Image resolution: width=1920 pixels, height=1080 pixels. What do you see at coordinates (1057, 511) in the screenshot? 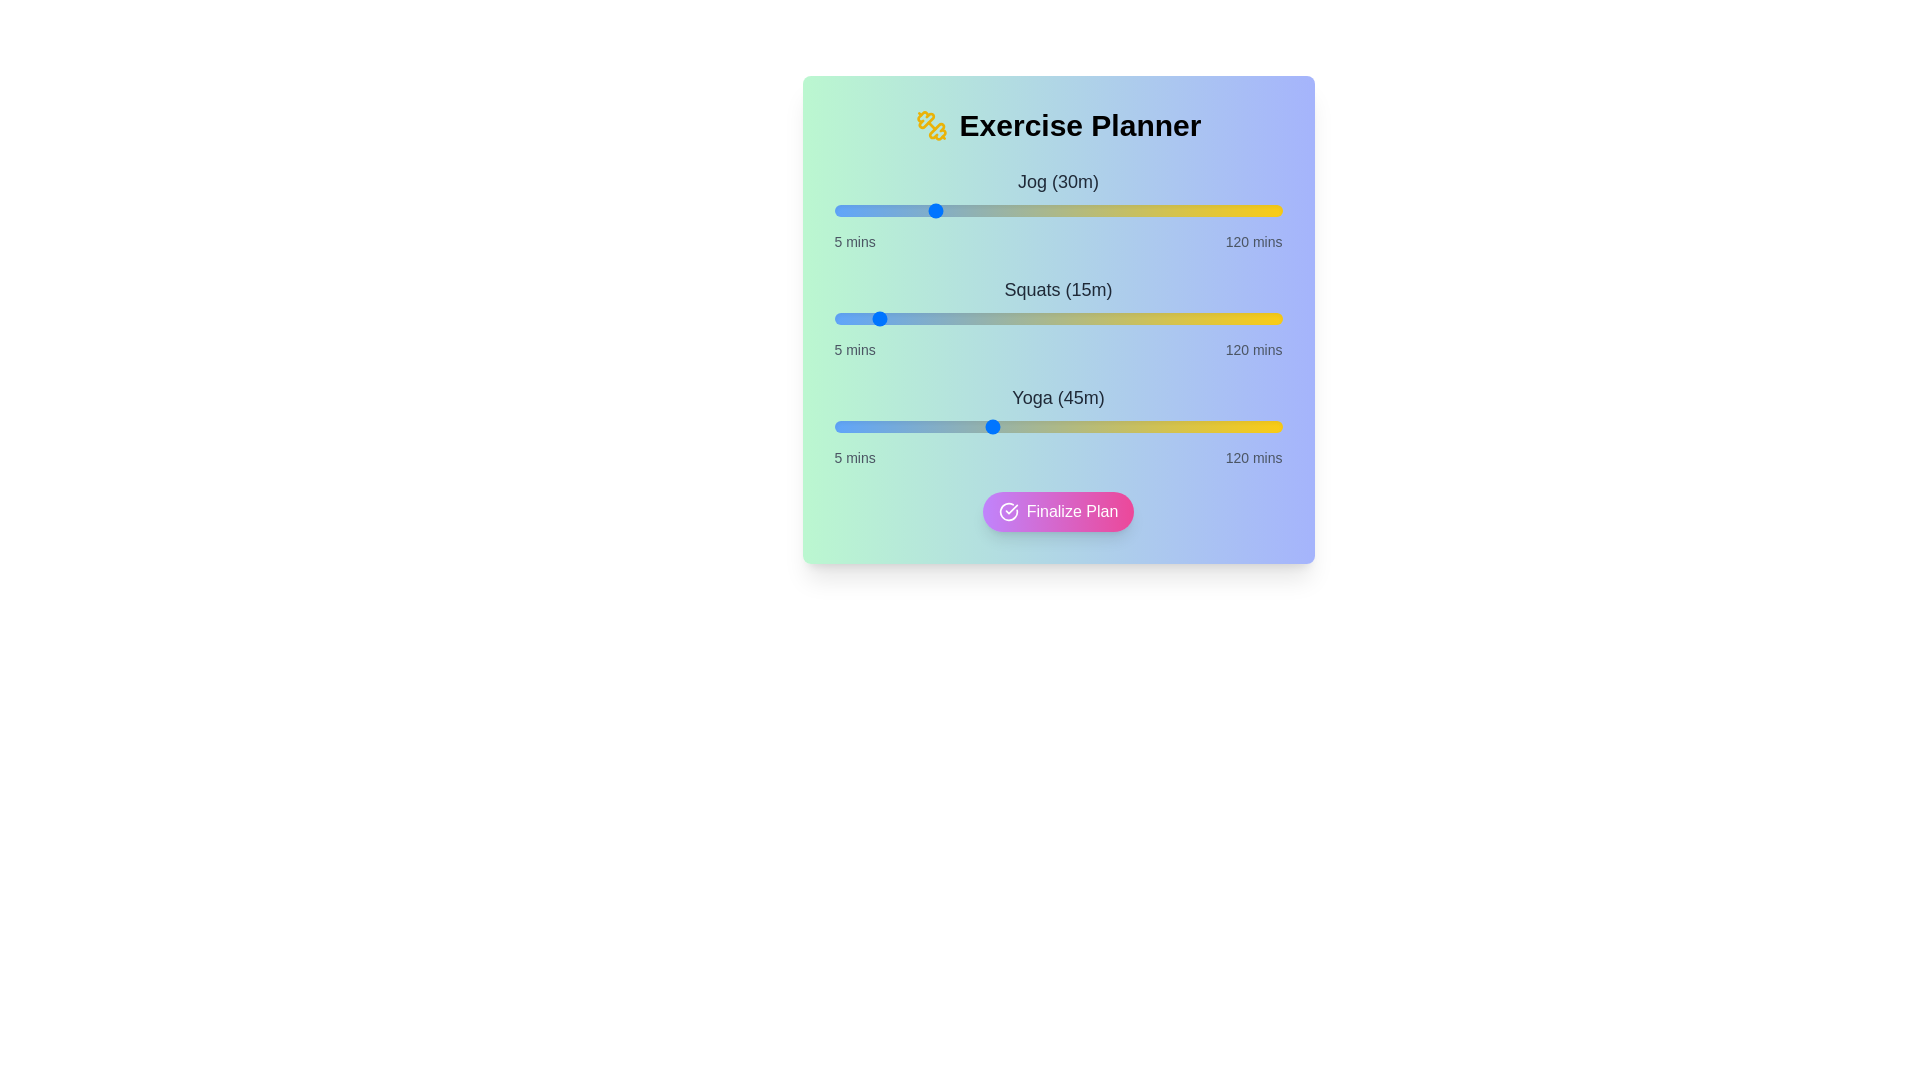
I see `the 'Finalize Plan' button to submit the exercise plan` at bounding box center [1057, 511].